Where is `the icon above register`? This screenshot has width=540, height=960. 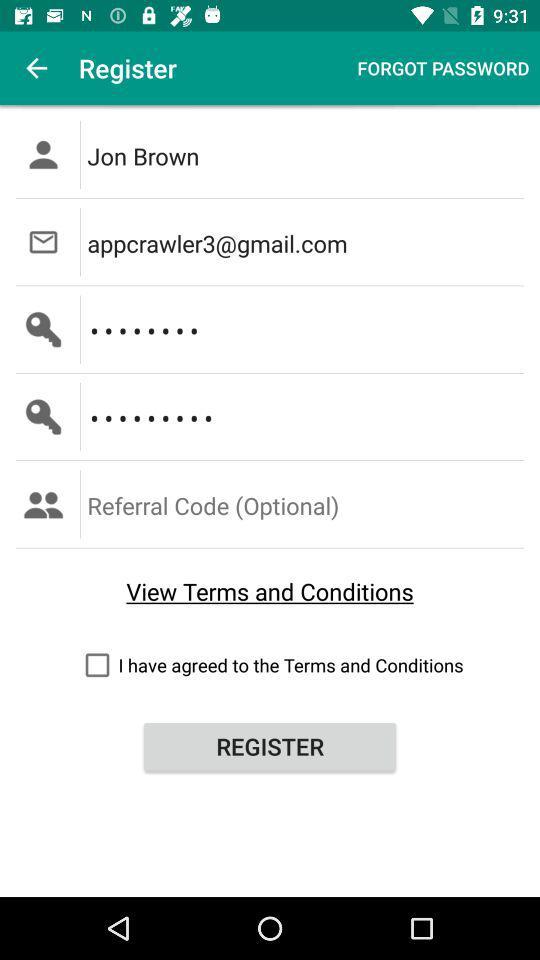
the icon above register is located at coordinates (270, 665).